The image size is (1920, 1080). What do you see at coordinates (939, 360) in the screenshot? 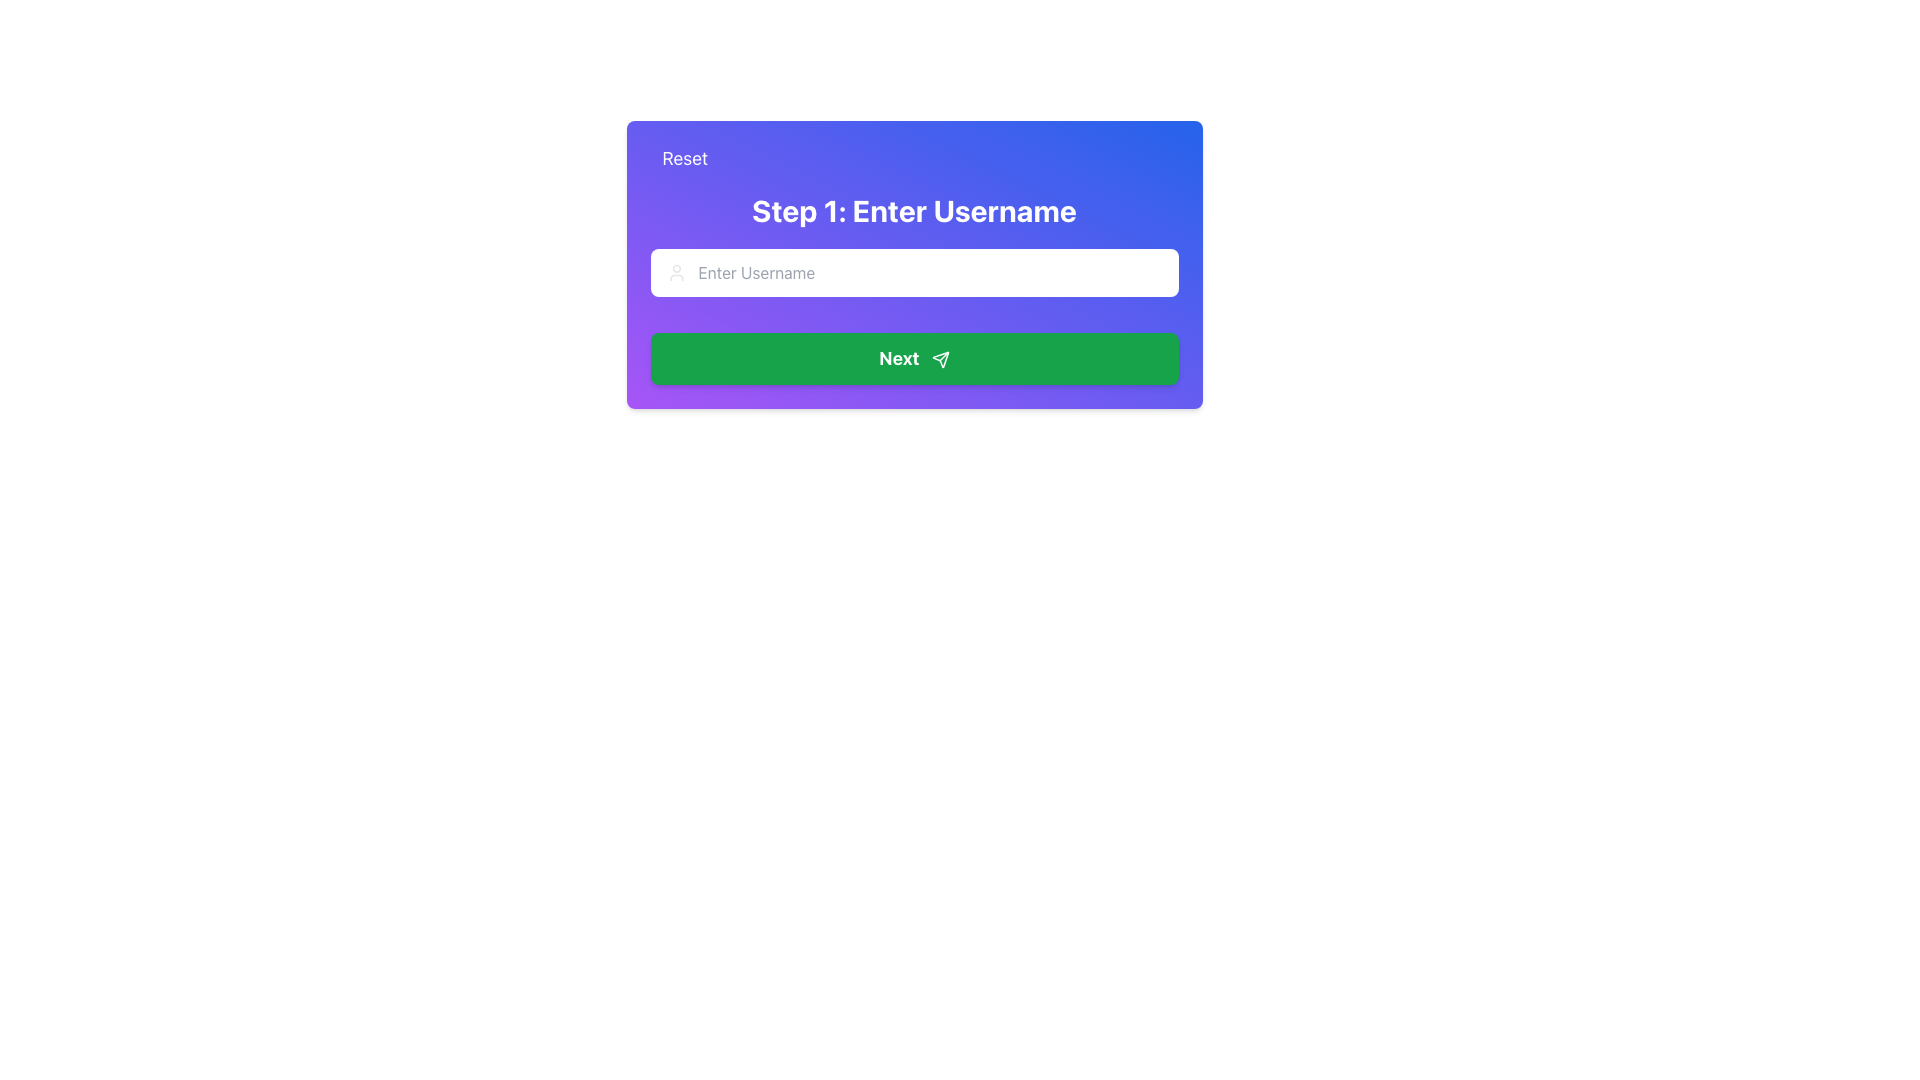
I see `the icon located at the rightmost side of the green rectangular 'Next' button` at bounding box center [939, 360].